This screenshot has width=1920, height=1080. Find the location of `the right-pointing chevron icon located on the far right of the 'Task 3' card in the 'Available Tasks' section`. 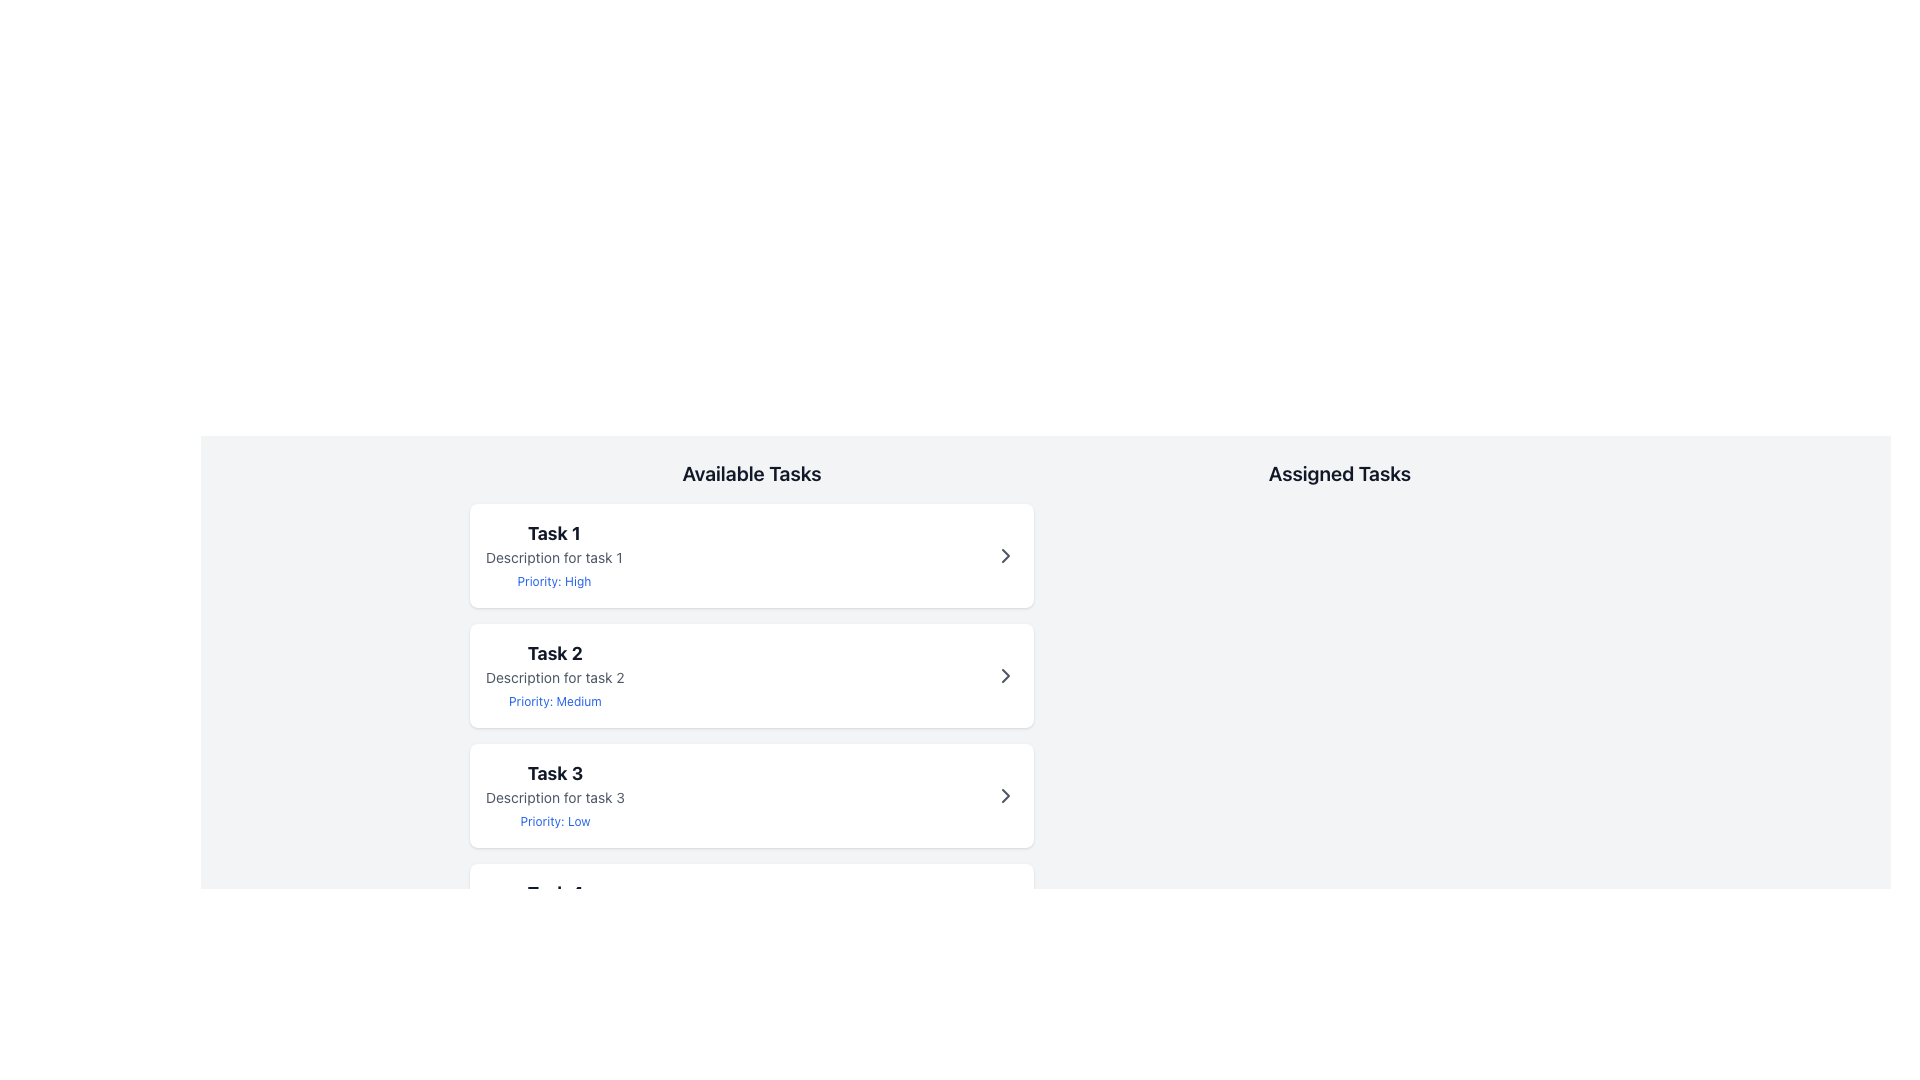

the right-pointing chevron icon located on the far right of the 'Task 3' card in the 'Available Tasks' section is located at coordinates (1006, 794).